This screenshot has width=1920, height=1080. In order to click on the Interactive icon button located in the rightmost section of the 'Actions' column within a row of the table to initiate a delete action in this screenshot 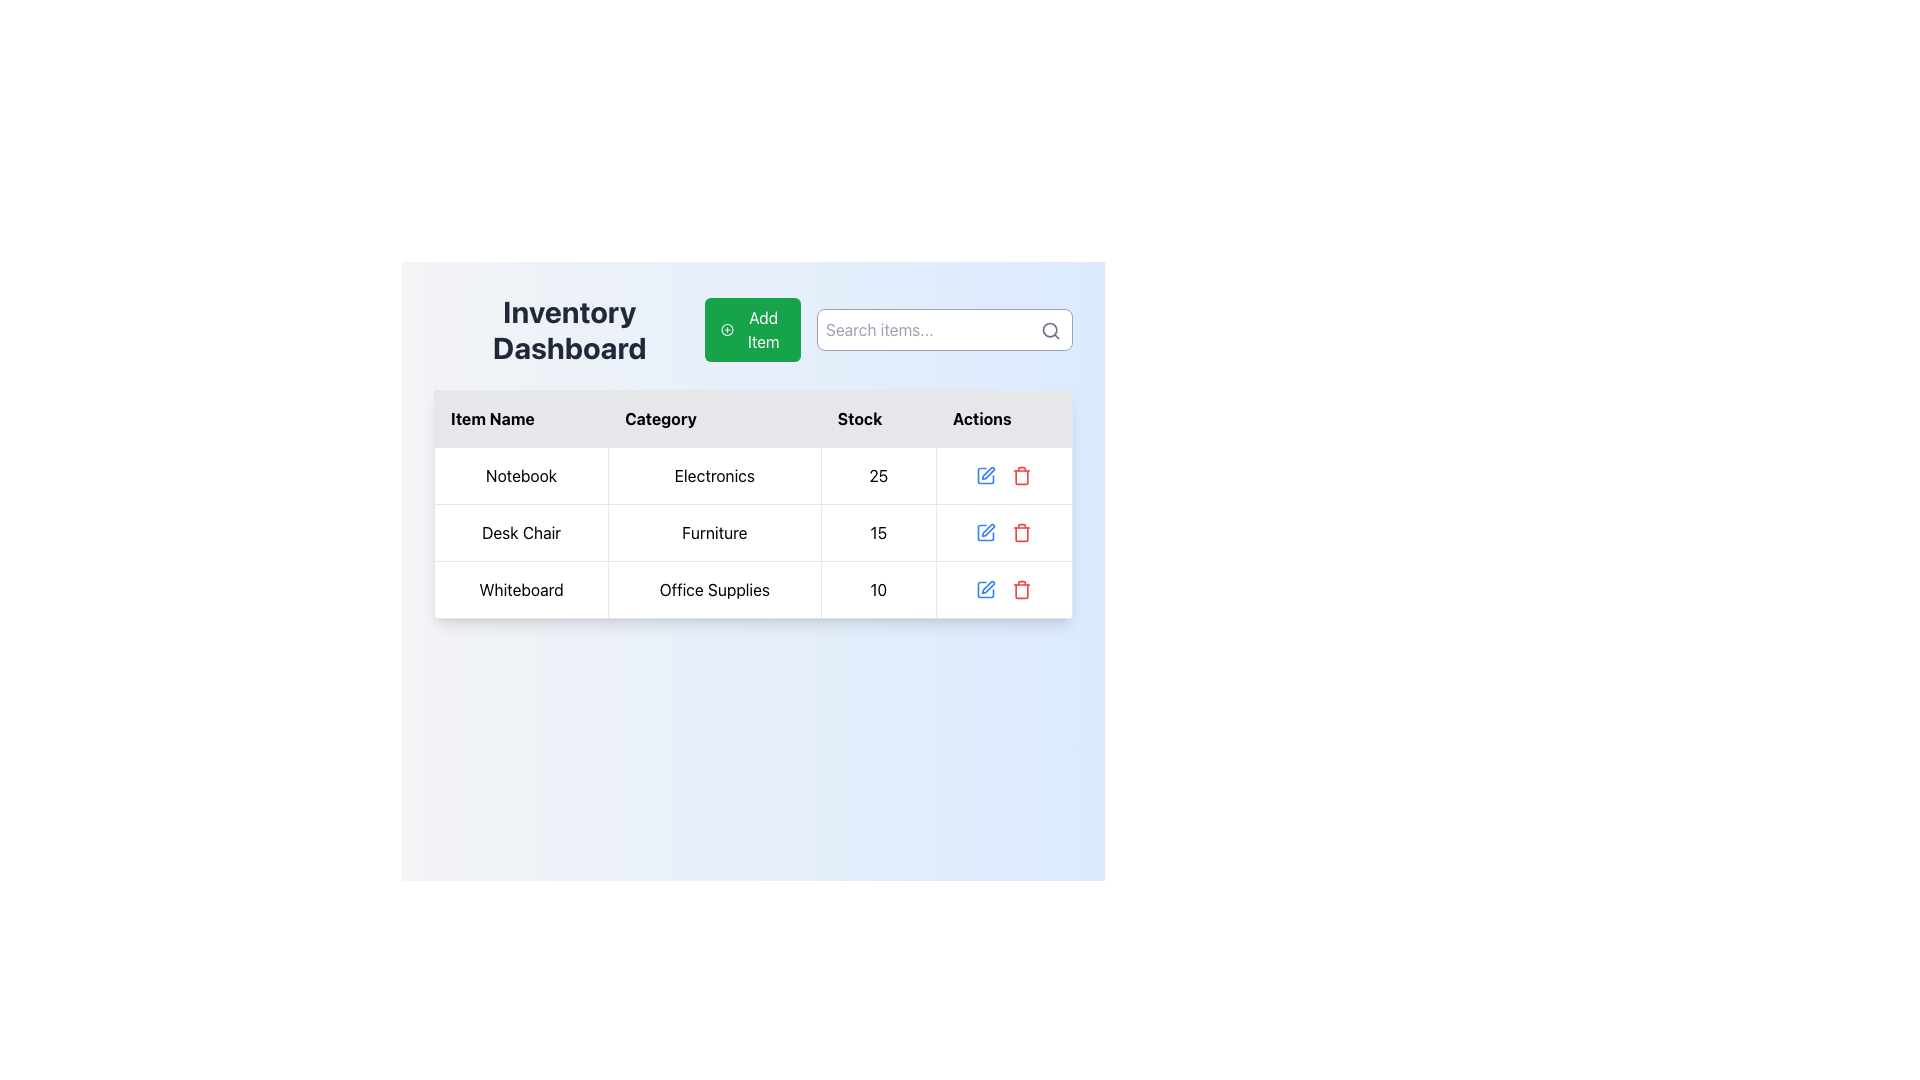, I will do `click(1022, 531)`.